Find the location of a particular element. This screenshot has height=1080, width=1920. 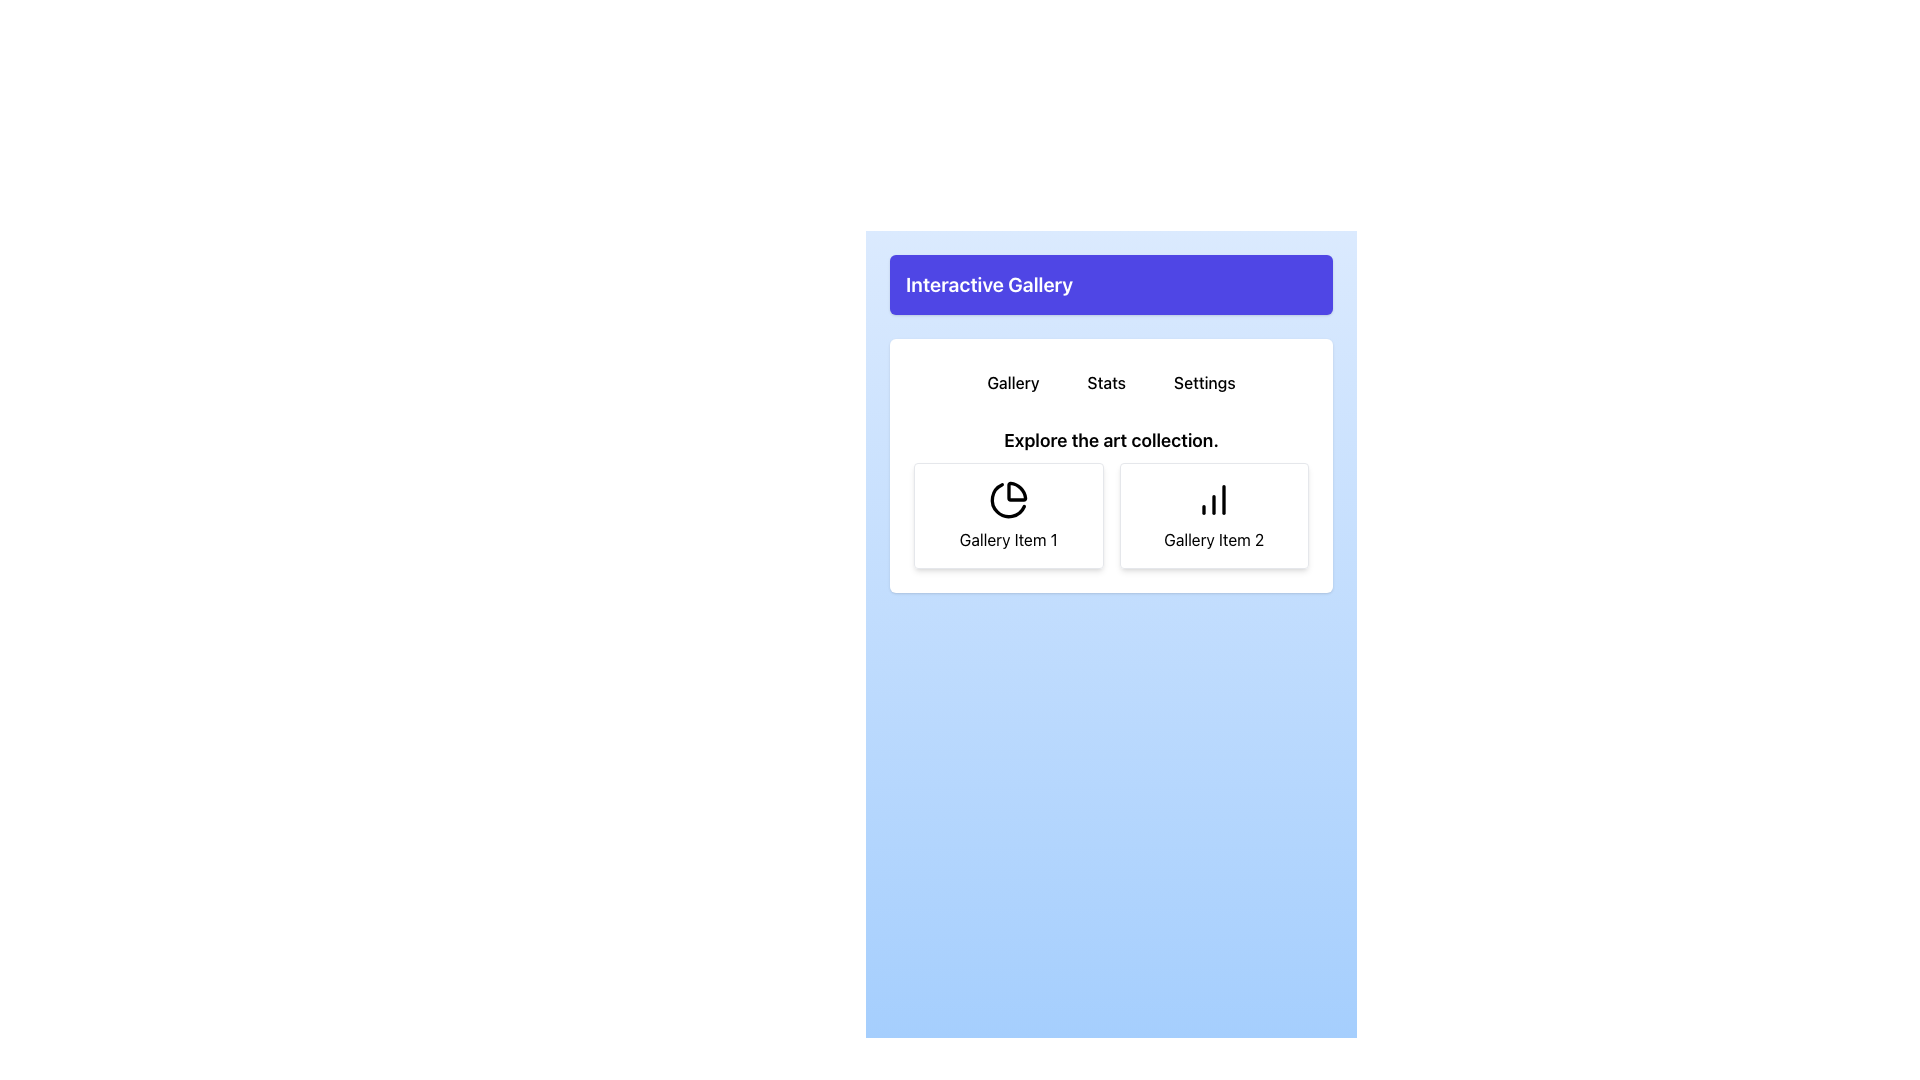

the card labeled 'Gallery Item 1' is located at coordinates (1008, 515).